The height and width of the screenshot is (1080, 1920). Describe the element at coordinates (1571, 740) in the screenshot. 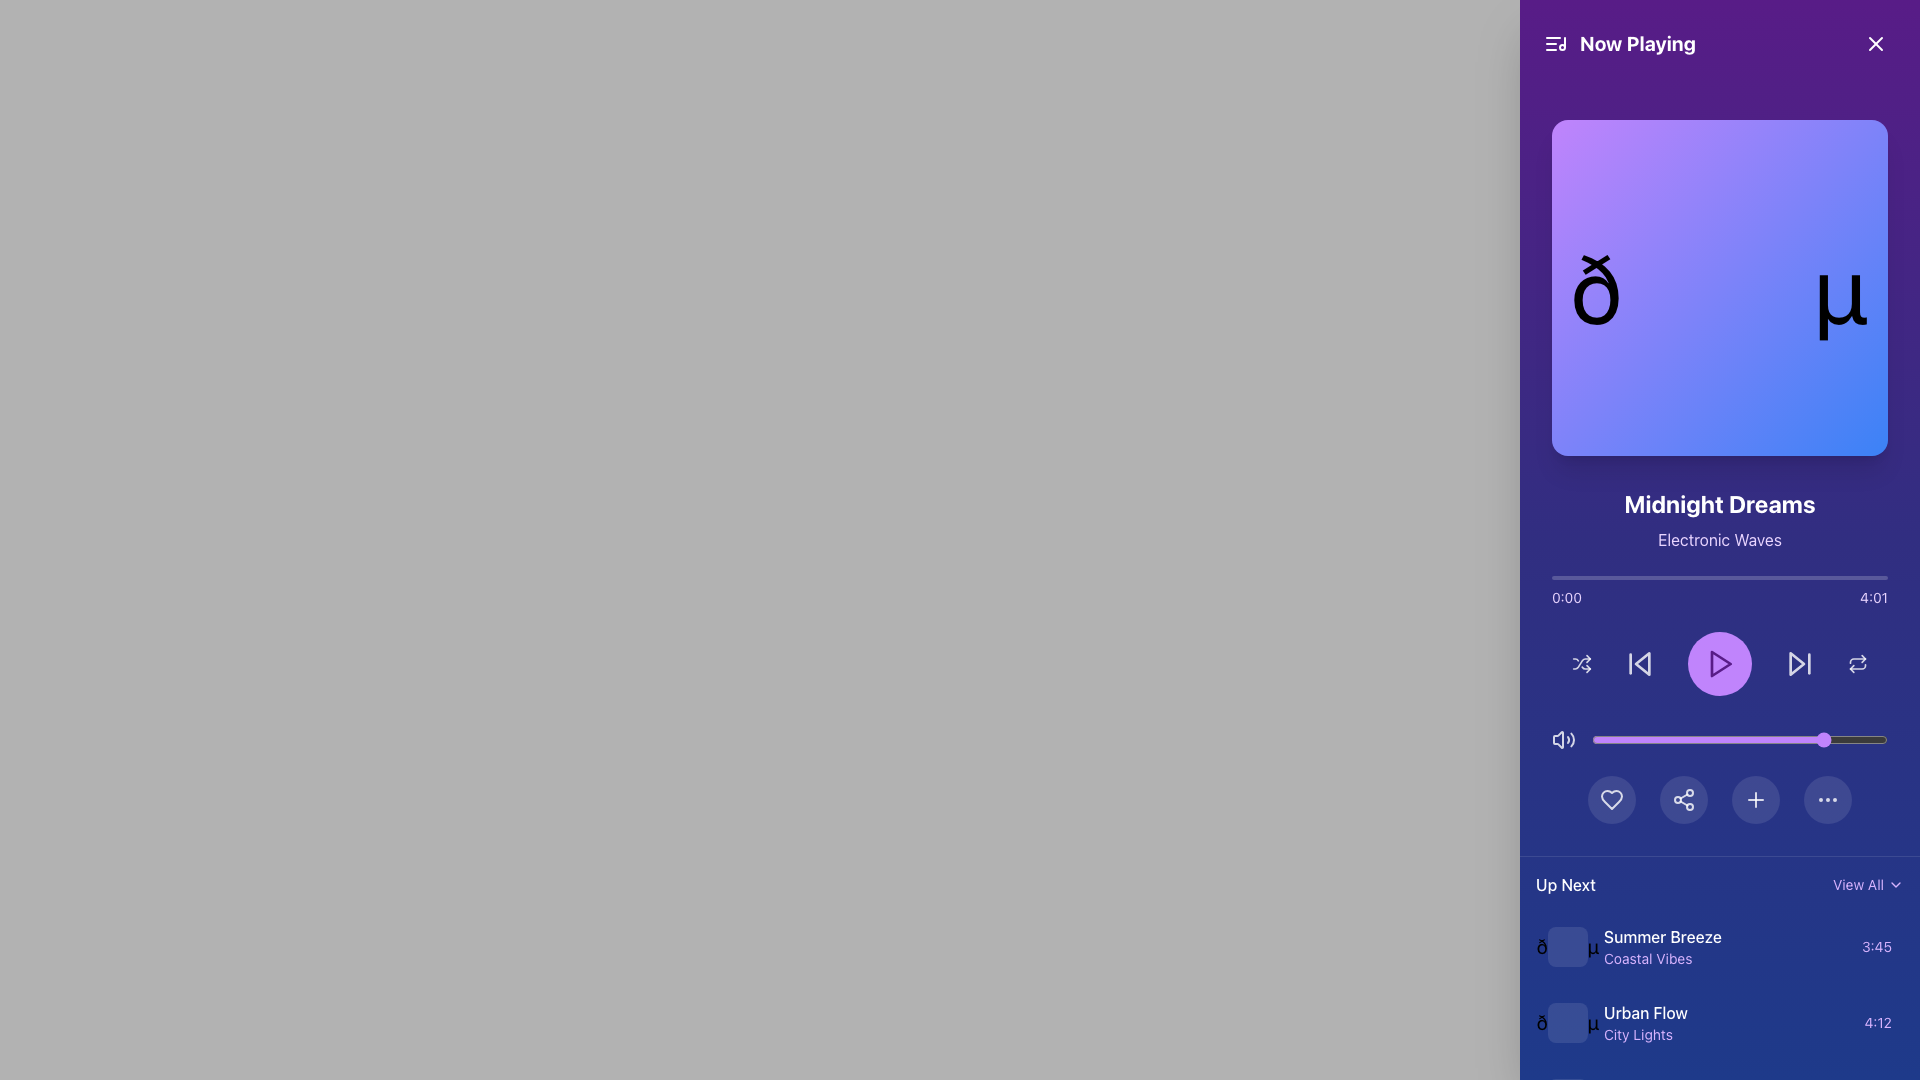

I see `the outermost decorative SVG arc within the volume control icon located at the top-right corner of the icon` at that location.